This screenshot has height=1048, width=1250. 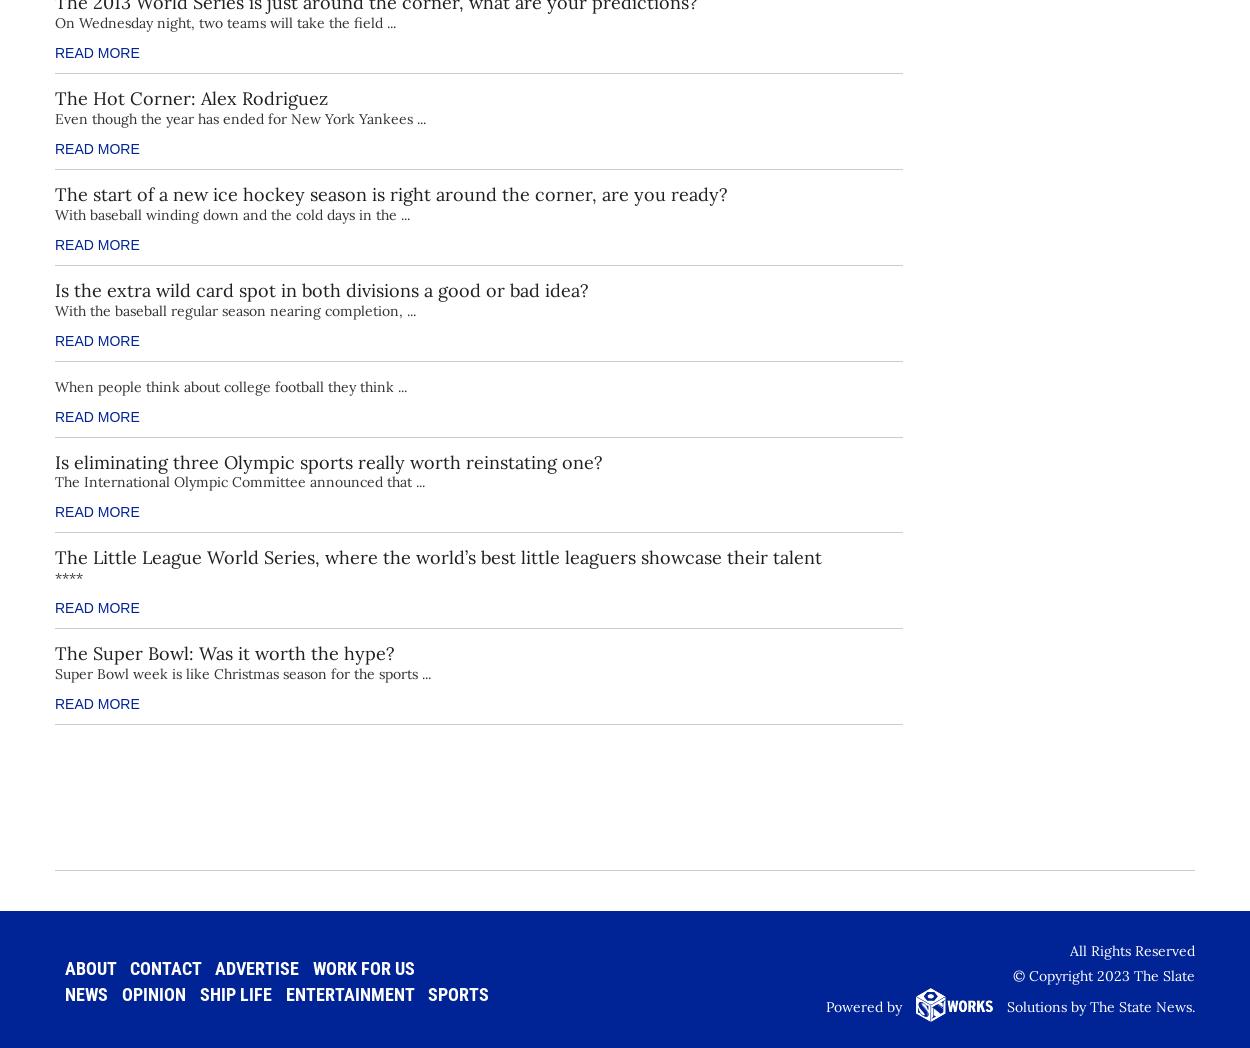 I want to click on 'All Rights Reserved', so click(x=1132, y=950).